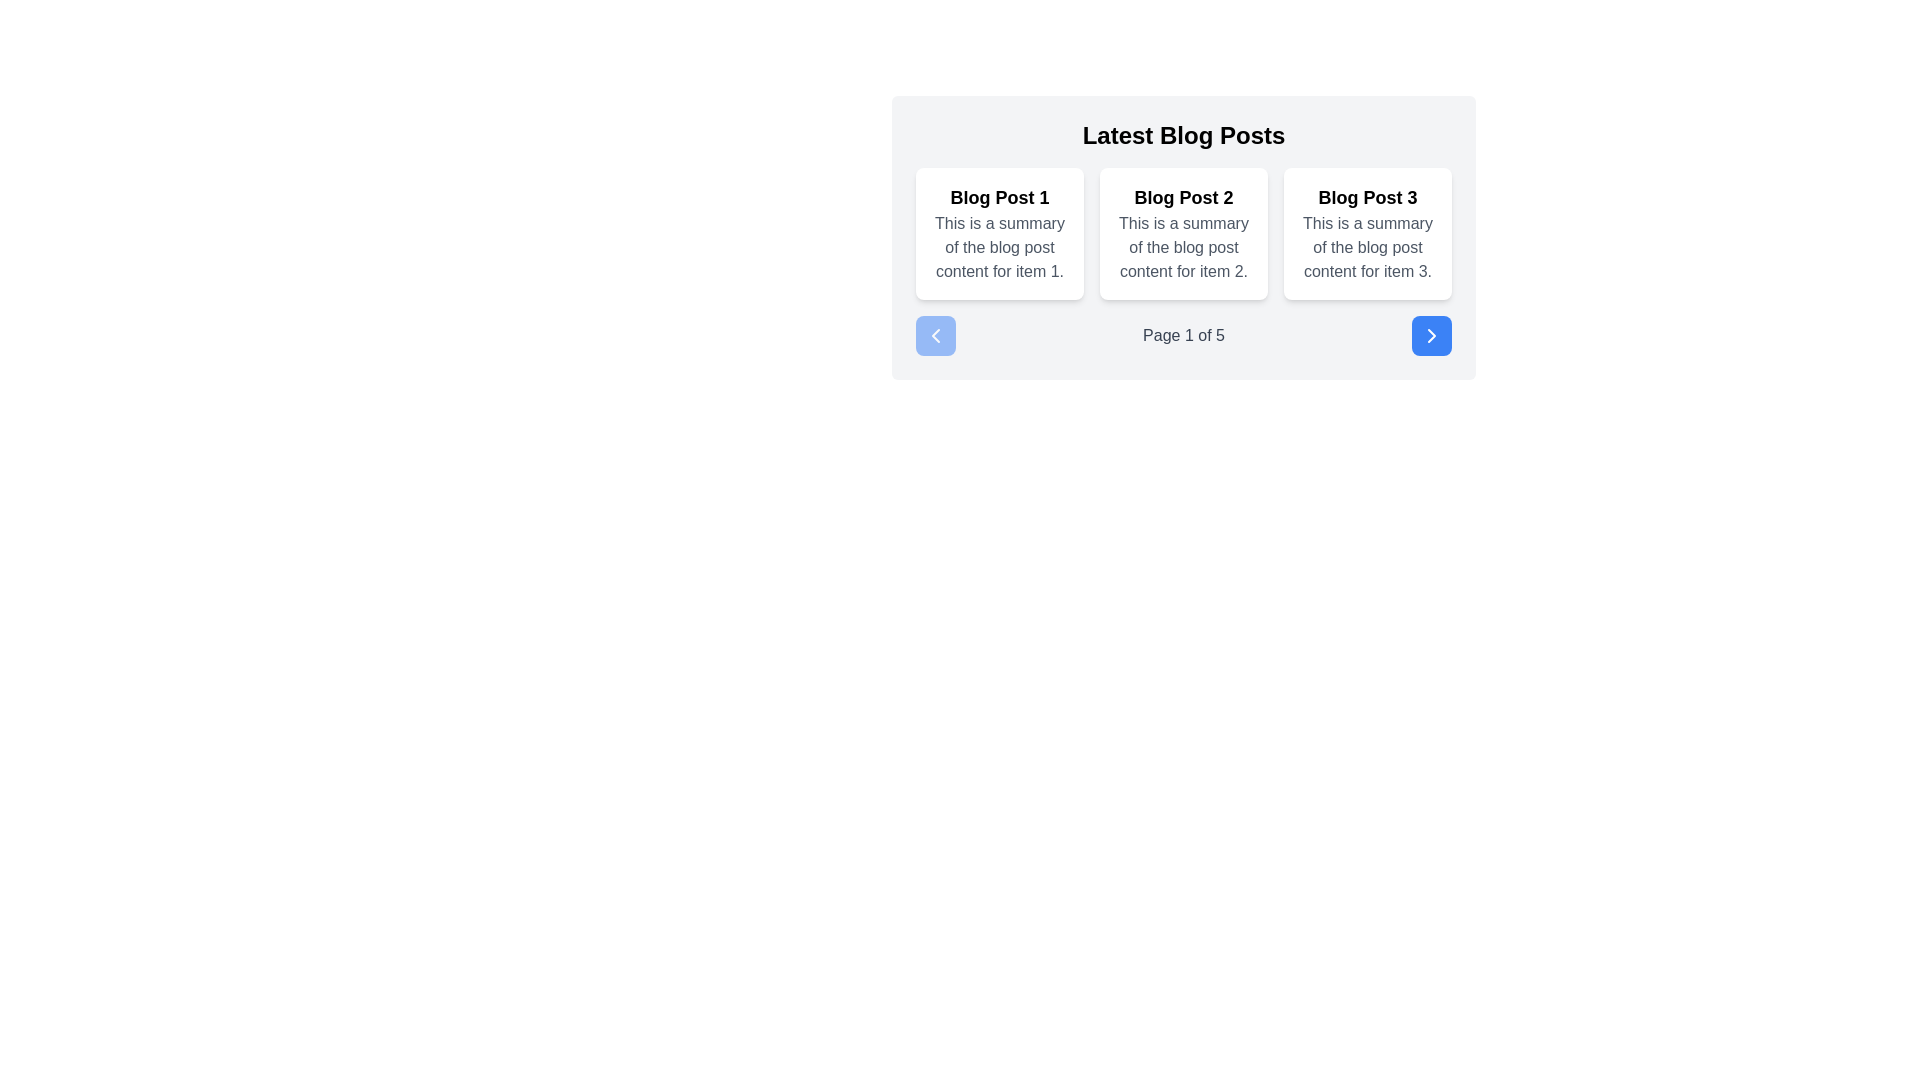 The height and width of the screenshot is (1080, 1920). I want to click on the blue circular button containing the chevron icon at the bottom right corner of the interface to proceed to the next page of blog posts, so click(1430, 334).